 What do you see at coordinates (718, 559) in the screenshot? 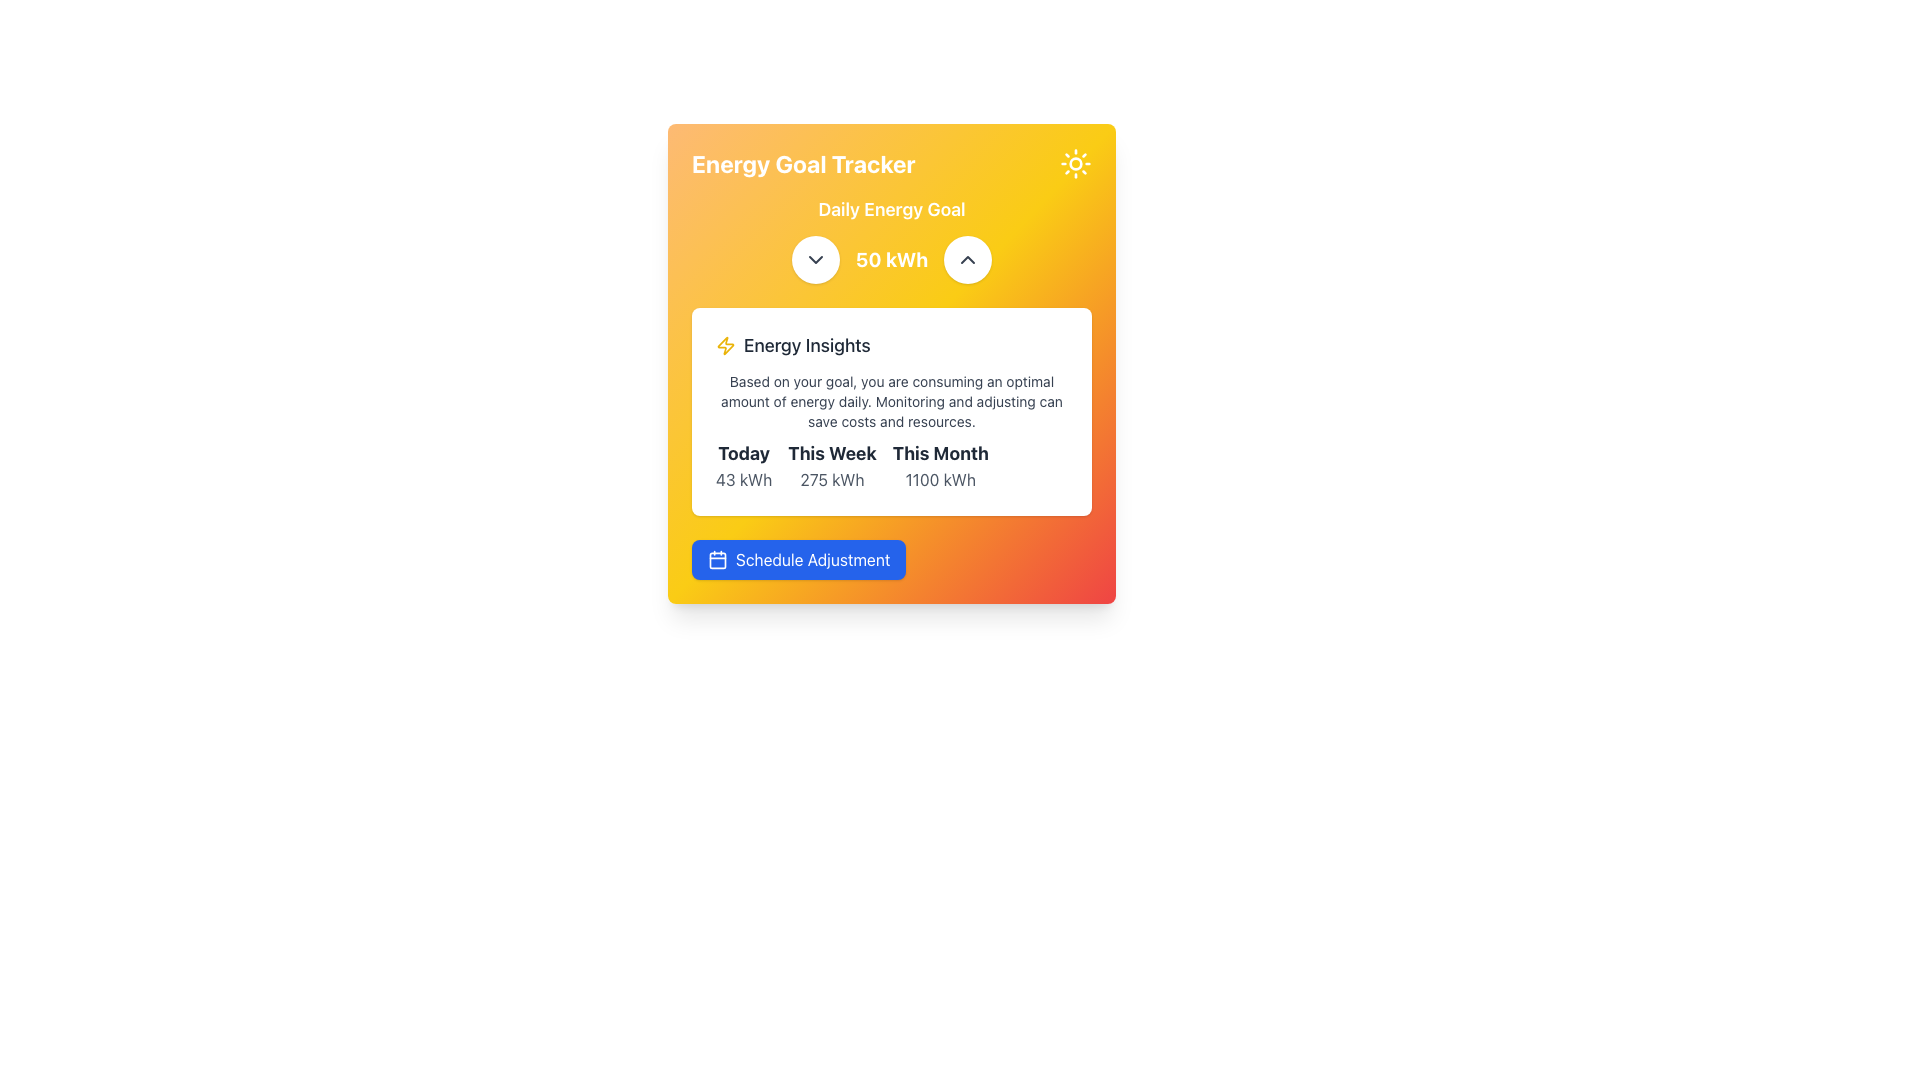
I see `the calendar icon located inside the 'Schedule Adjustment' button at the bottom section of the panel to interact with the button` at bounding box center [718, 559].